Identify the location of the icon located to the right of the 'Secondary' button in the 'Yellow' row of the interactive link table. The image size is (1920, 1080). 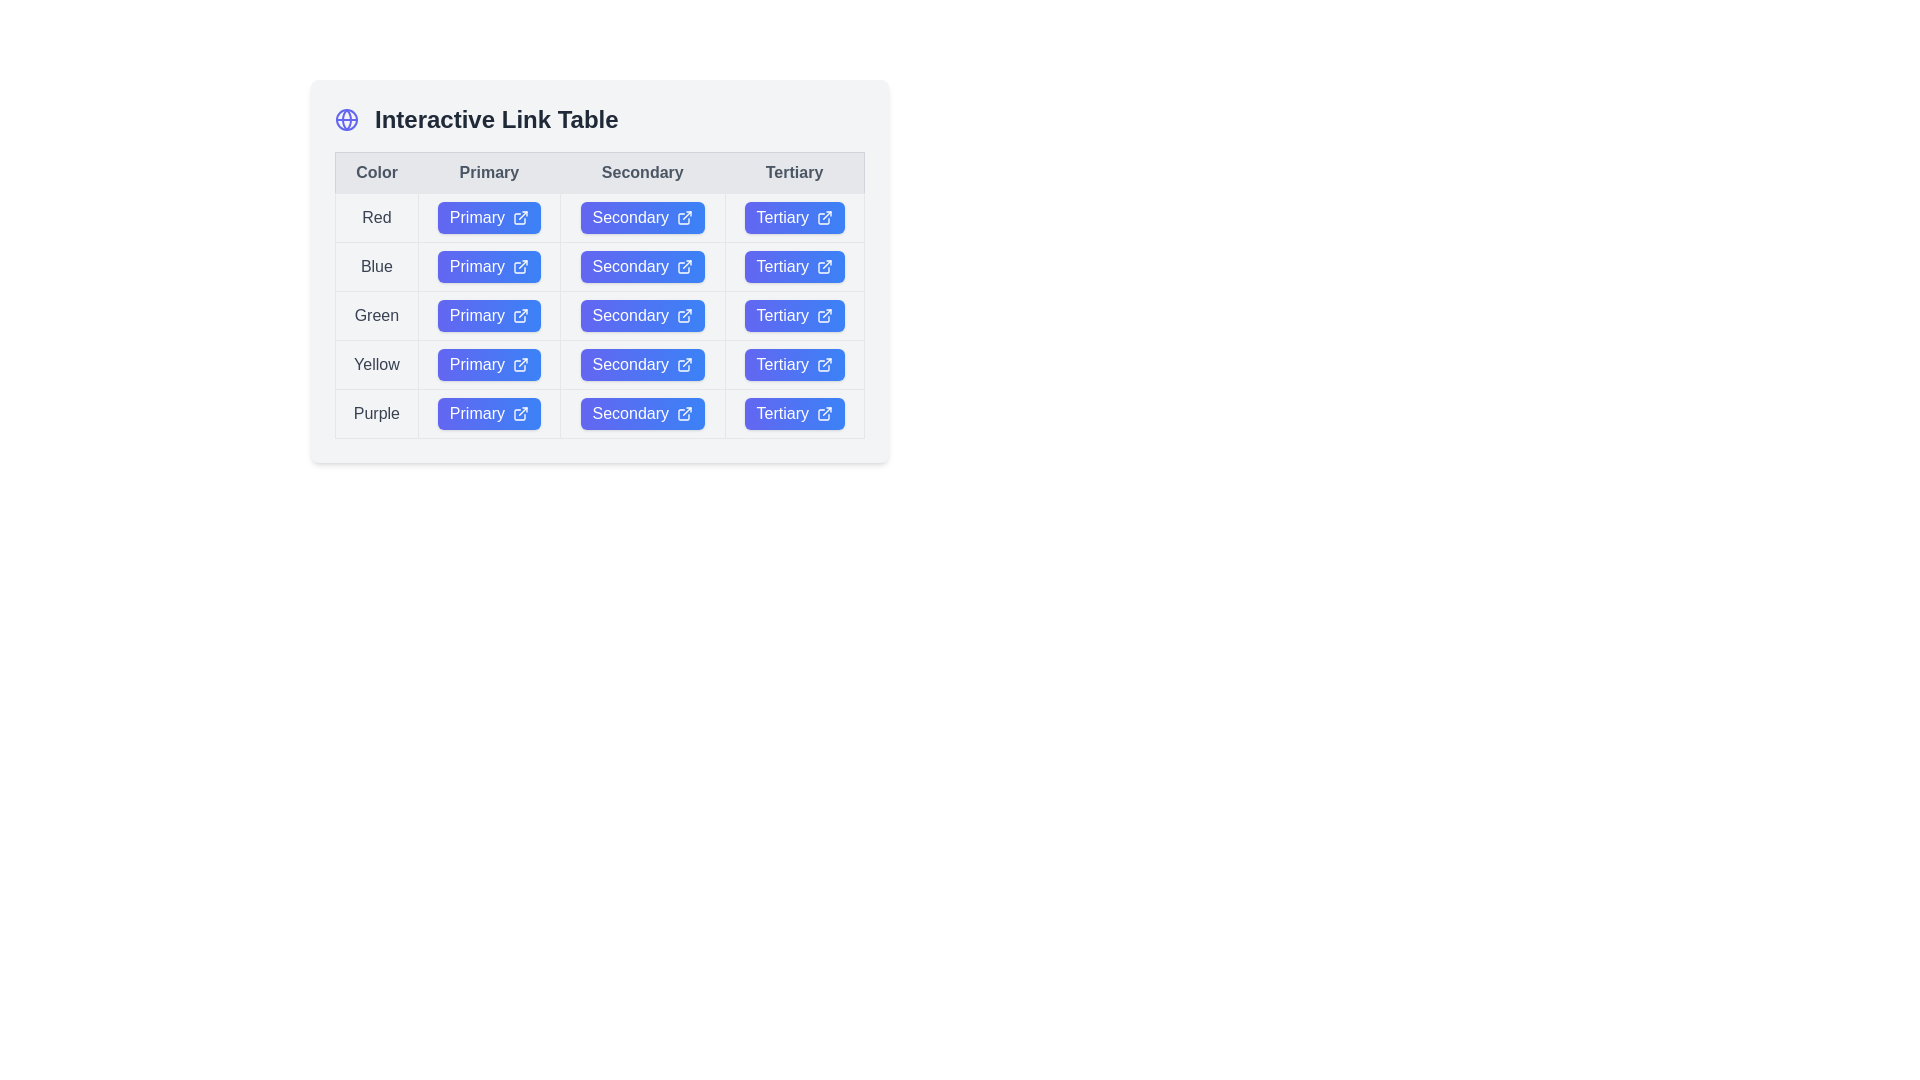
(685, 365).